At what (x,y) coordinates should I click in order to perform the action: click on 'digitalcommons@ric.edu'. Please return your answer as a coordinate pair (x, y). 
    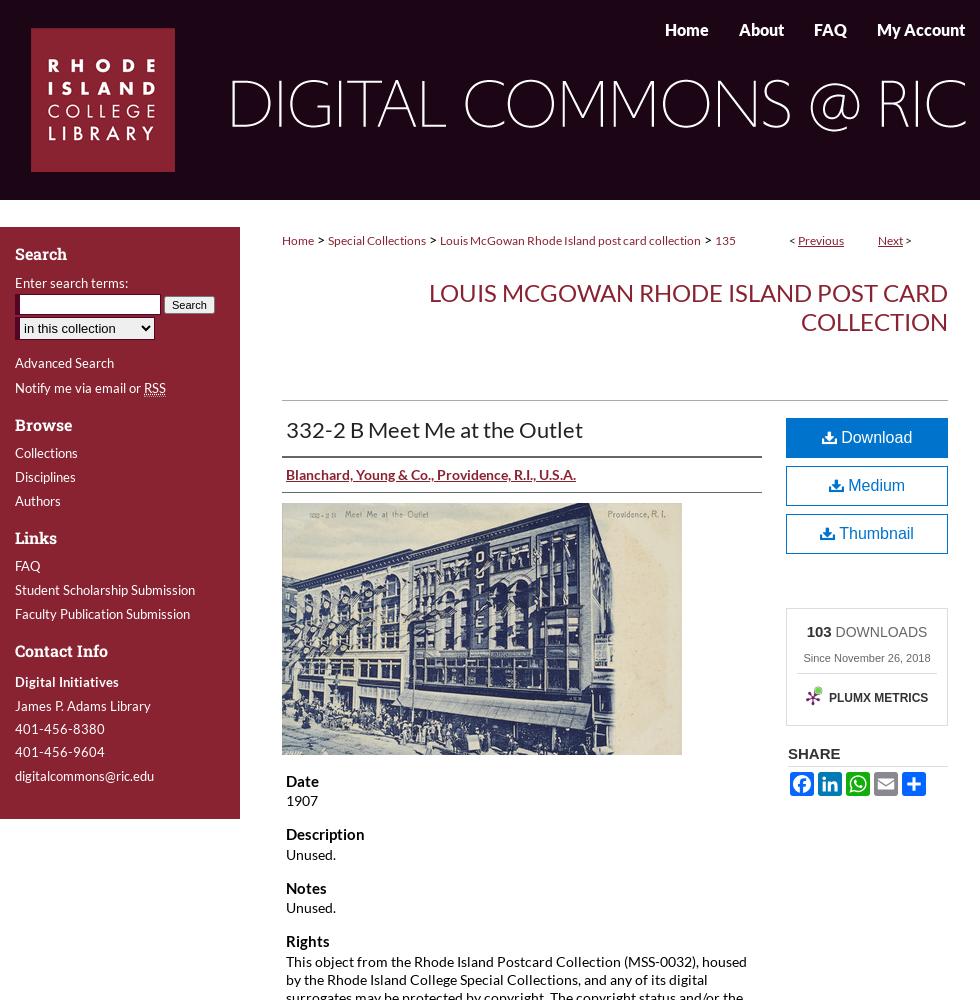
    Looking at the image, I should click on (84, 775).